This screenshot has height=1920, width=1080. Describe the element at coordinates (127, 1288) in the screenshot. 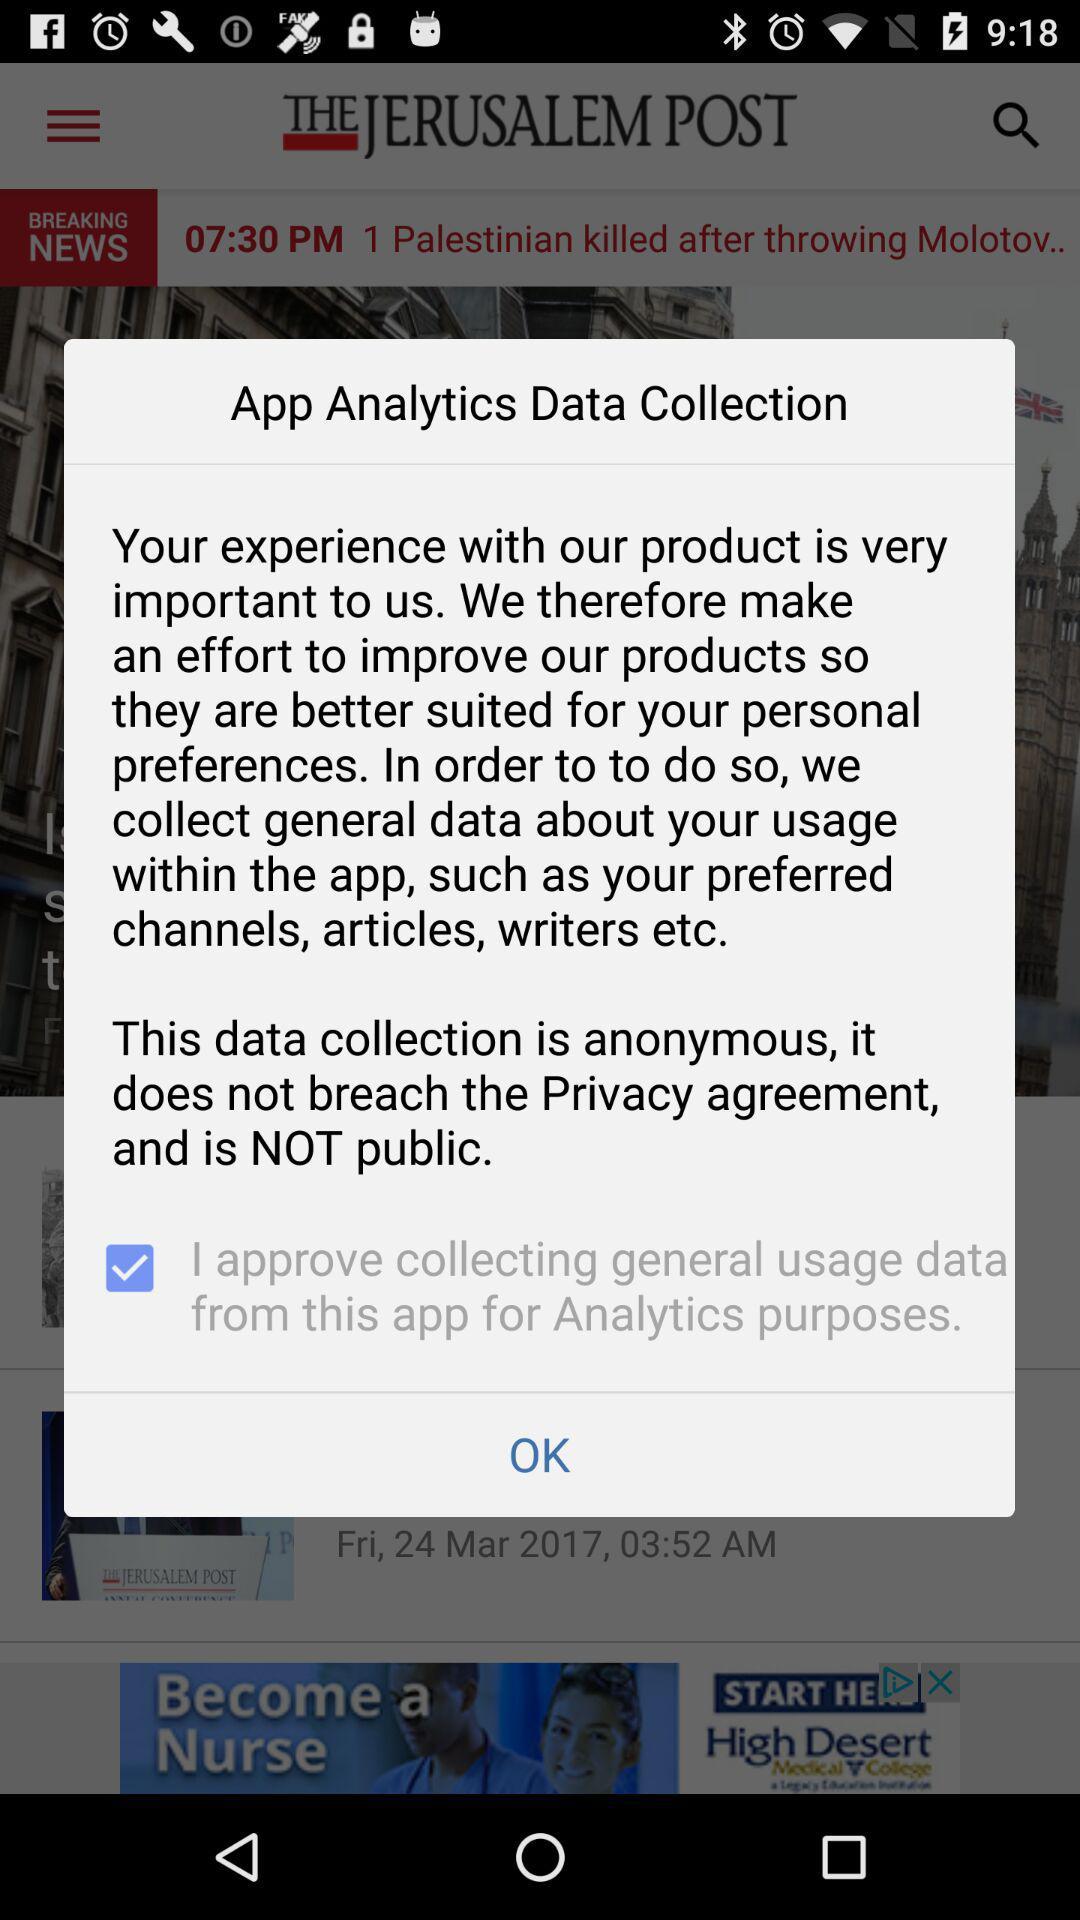

I see `the app to the left of i approve collecting item` at that location.